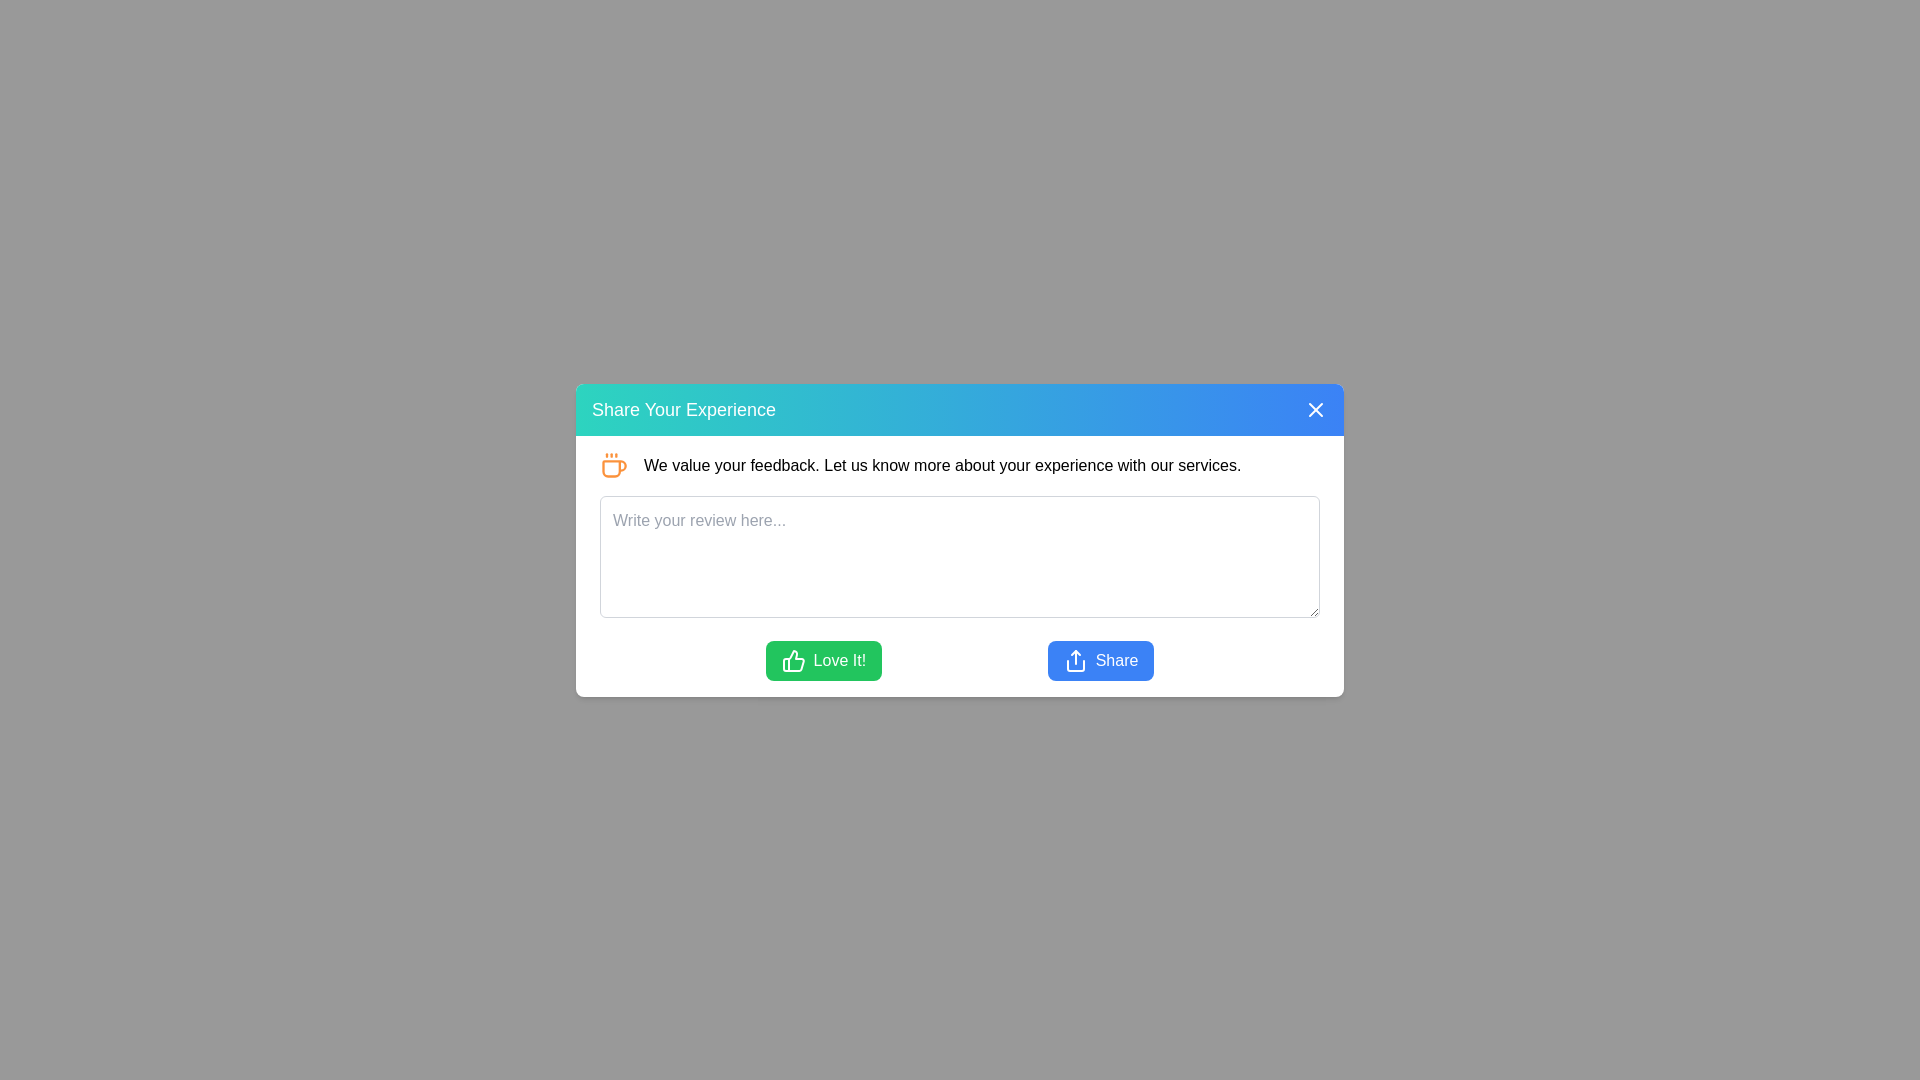 The image size is (1920, 1080). What do you see at coordinates (792, 660) in the screenshot?
I see `the thumbs-up SVG icon located within the interactive 'Love It!' button in the bottom-left corner of the feedback modal` at bounding box center [792, 660].